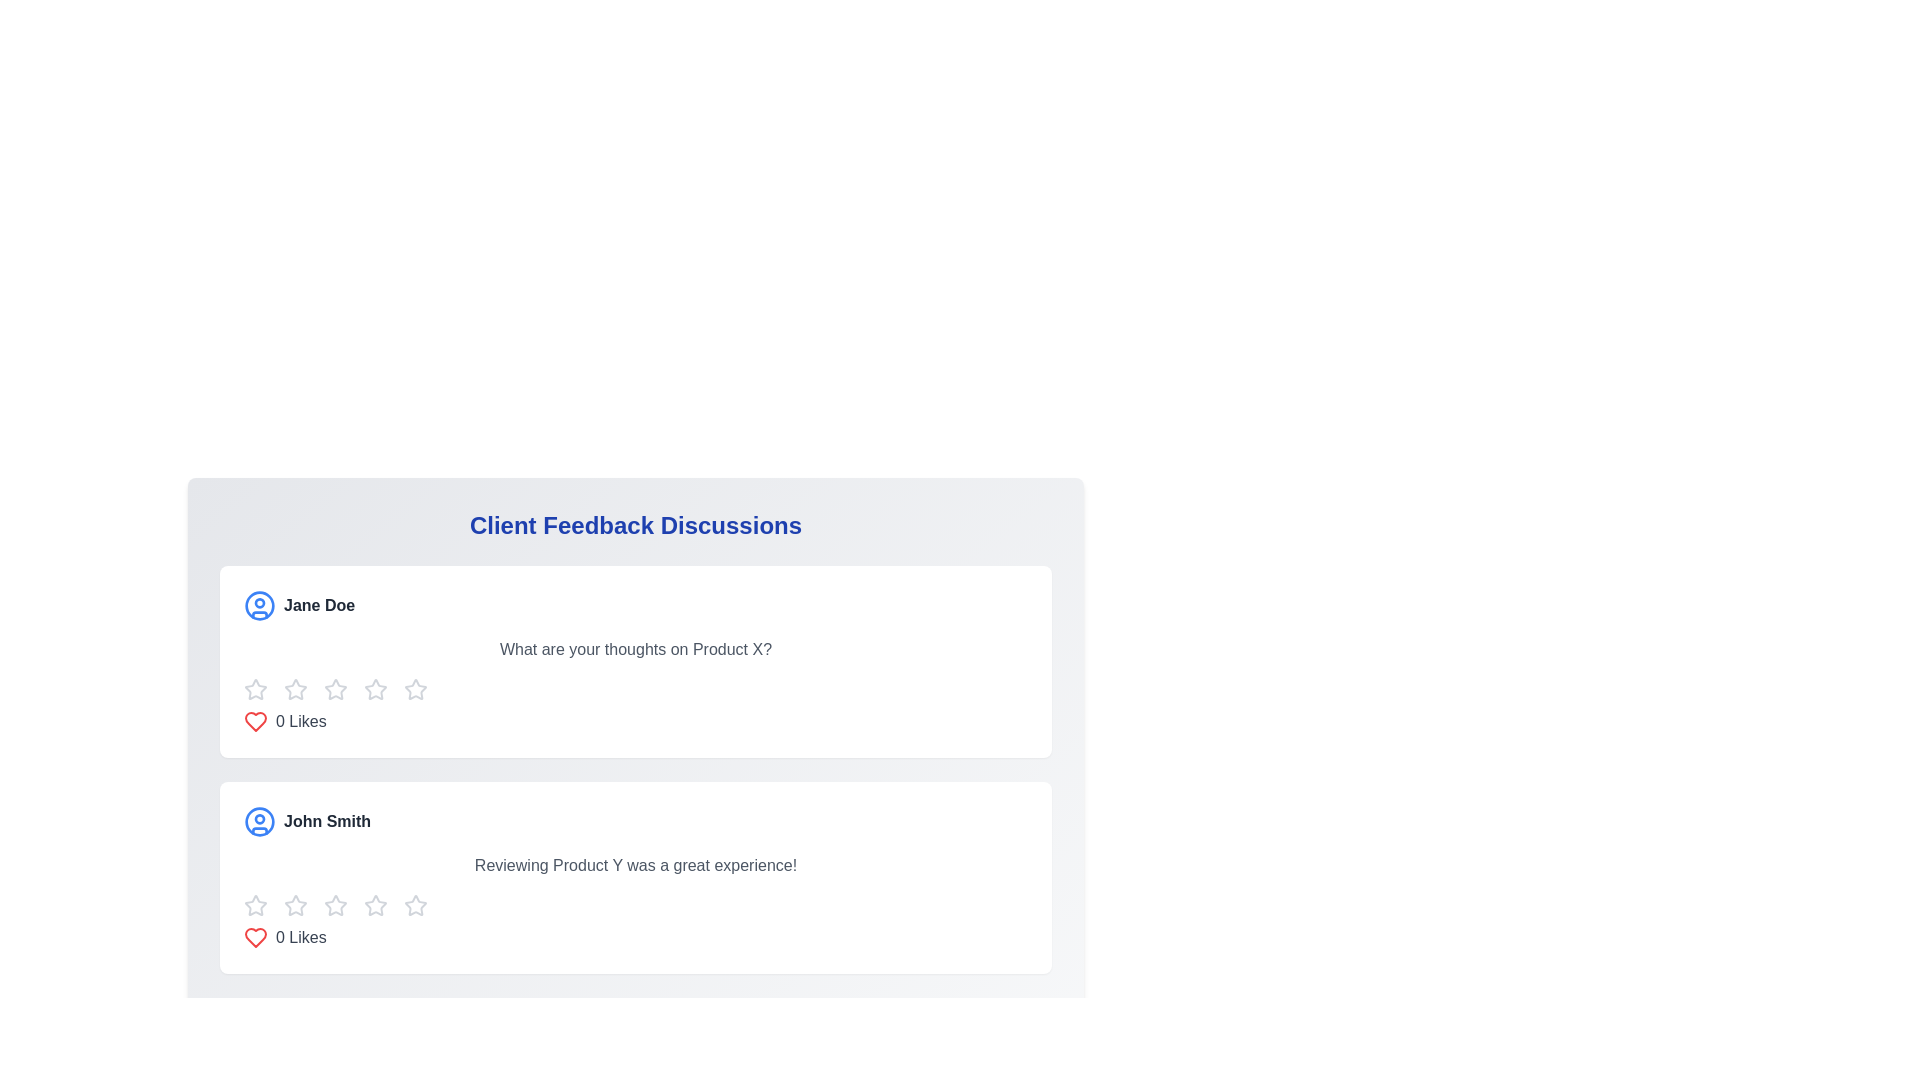 The height and width of the screenshot is (1080, 1920). What do you see at coordinates (375, 905) in the screenshot?
I see `the third rating star in the feedback post by 'John Smith'` at bounding box center [375, 905].